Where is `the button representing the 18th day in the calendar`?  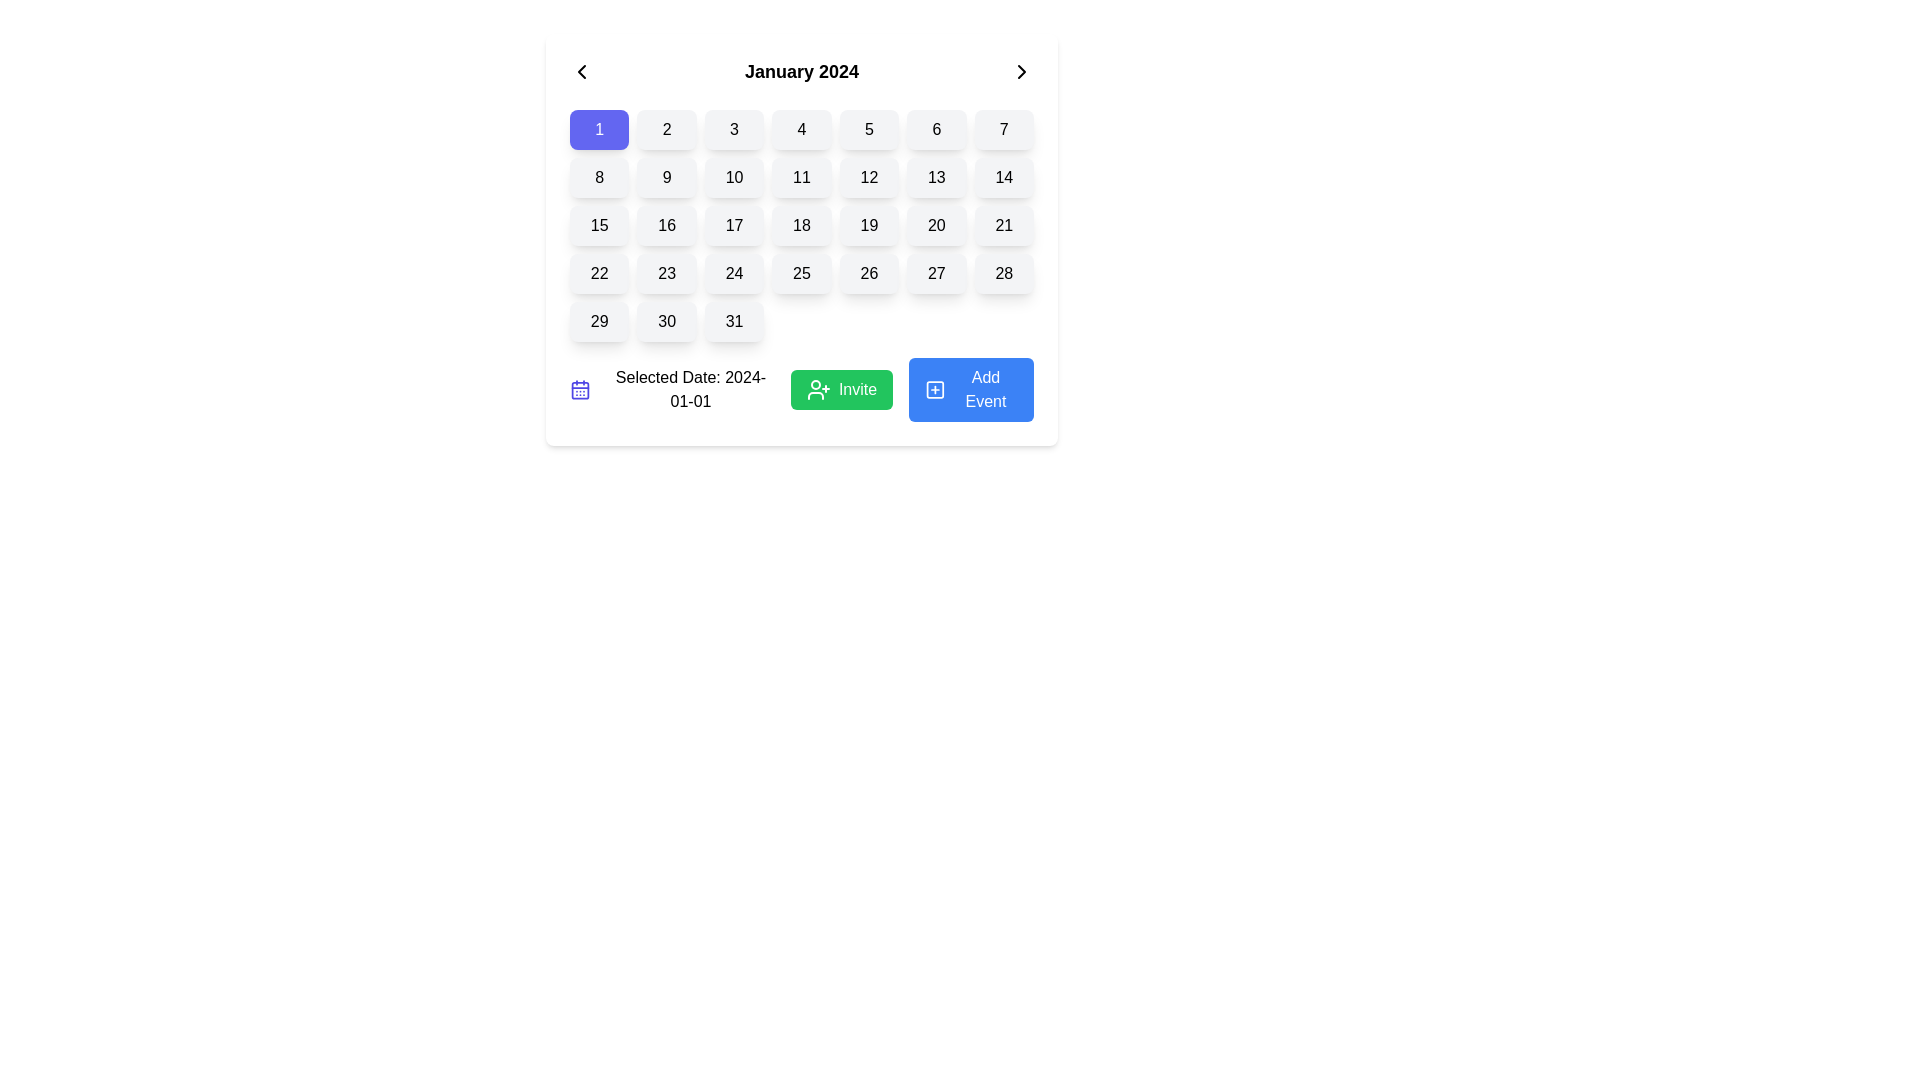 the button representing the 18th day in the calendar is located at coordinates (801, 225).